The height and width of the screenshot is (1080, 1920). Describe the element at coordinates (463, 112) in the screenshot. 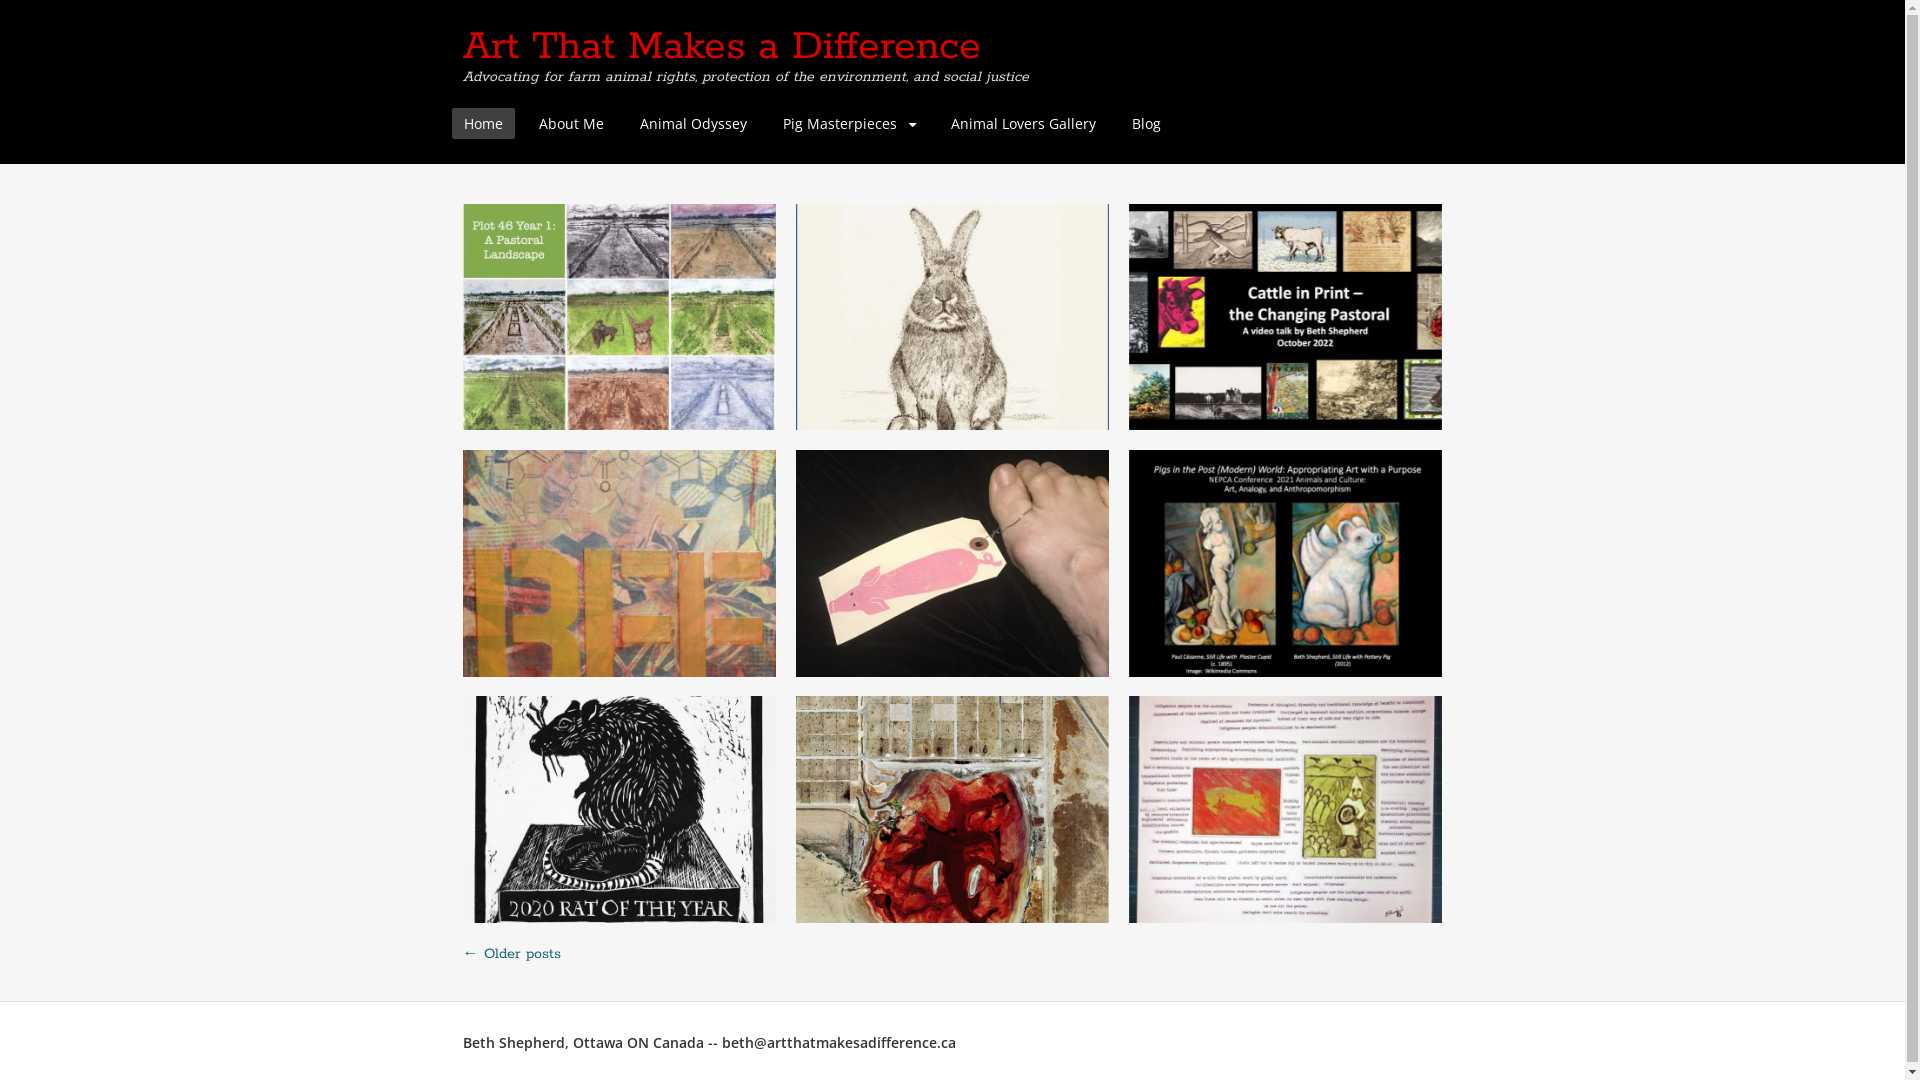

I see `'Skip to content'` at that location.